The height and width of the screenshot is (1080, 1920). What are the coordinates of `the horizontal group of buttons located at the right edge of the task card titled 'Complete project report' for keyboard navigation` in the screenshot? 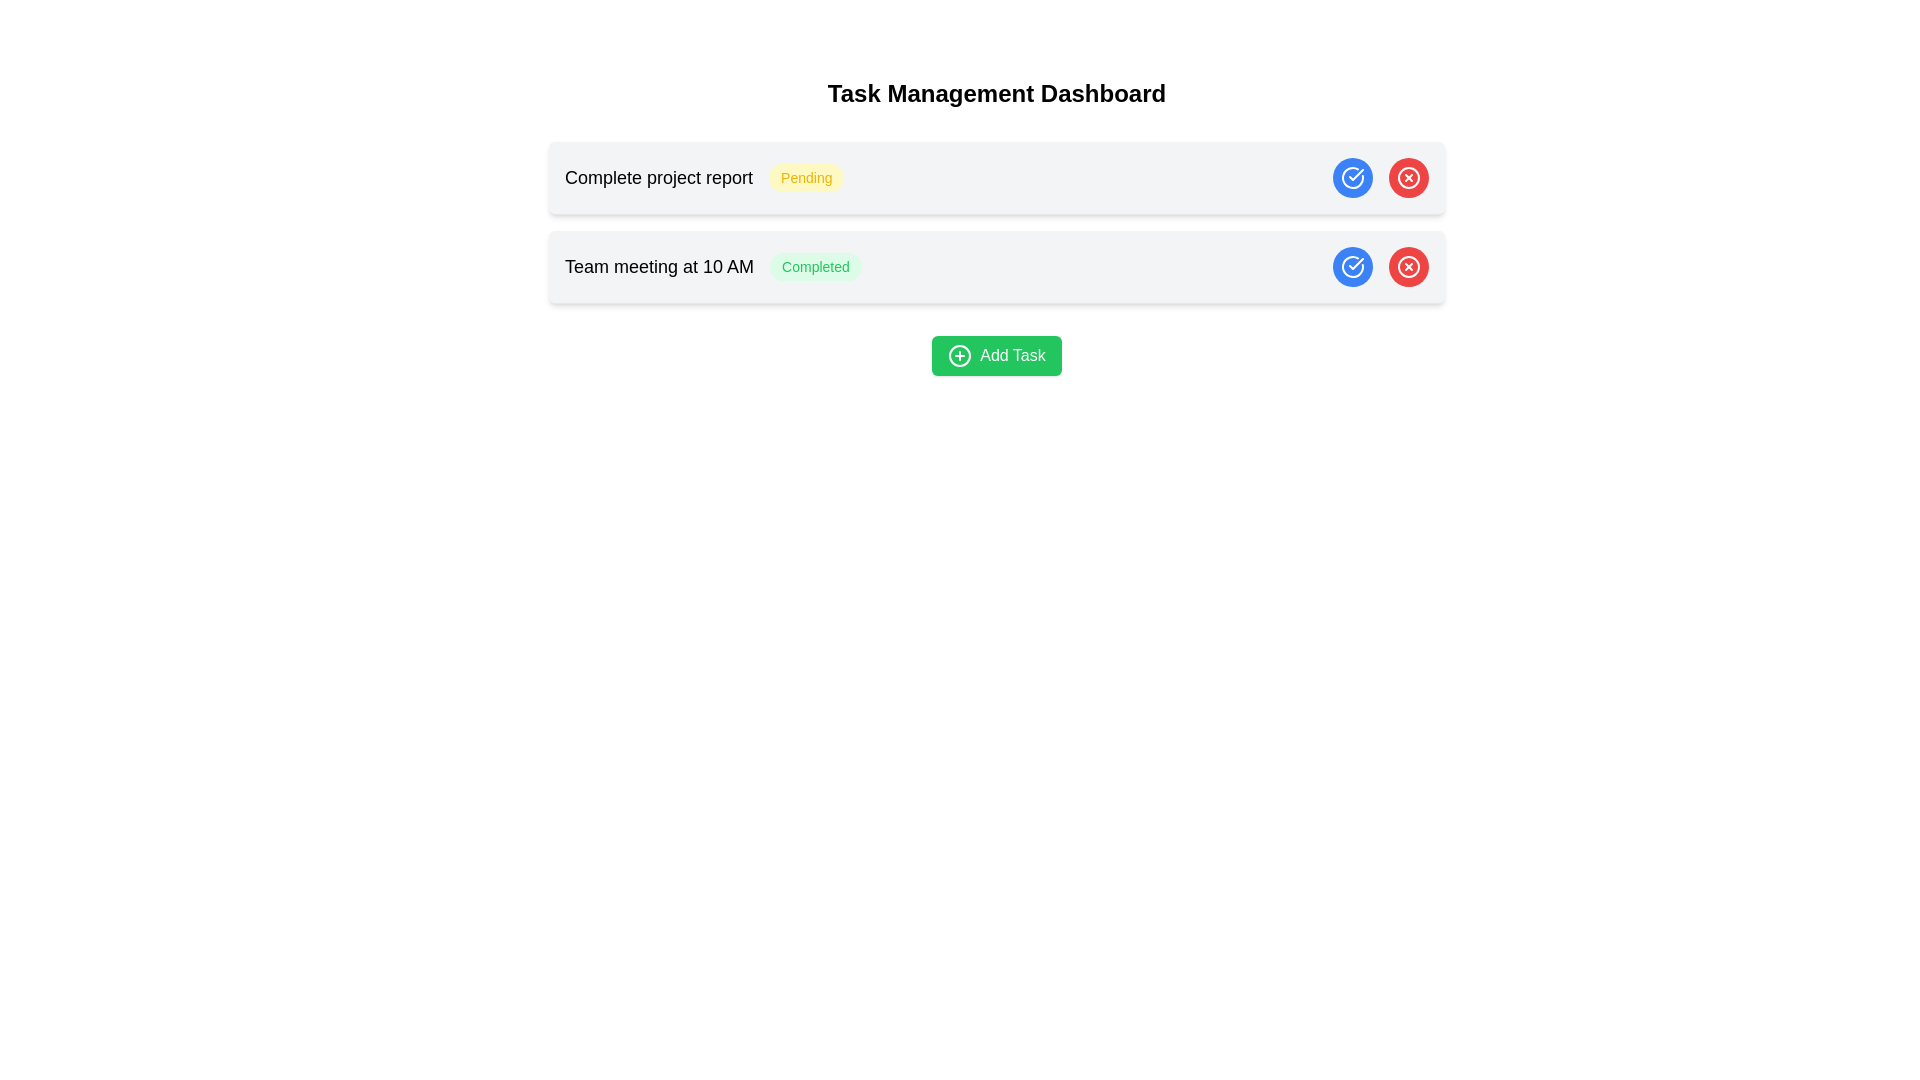 It's located at (1380, 176).